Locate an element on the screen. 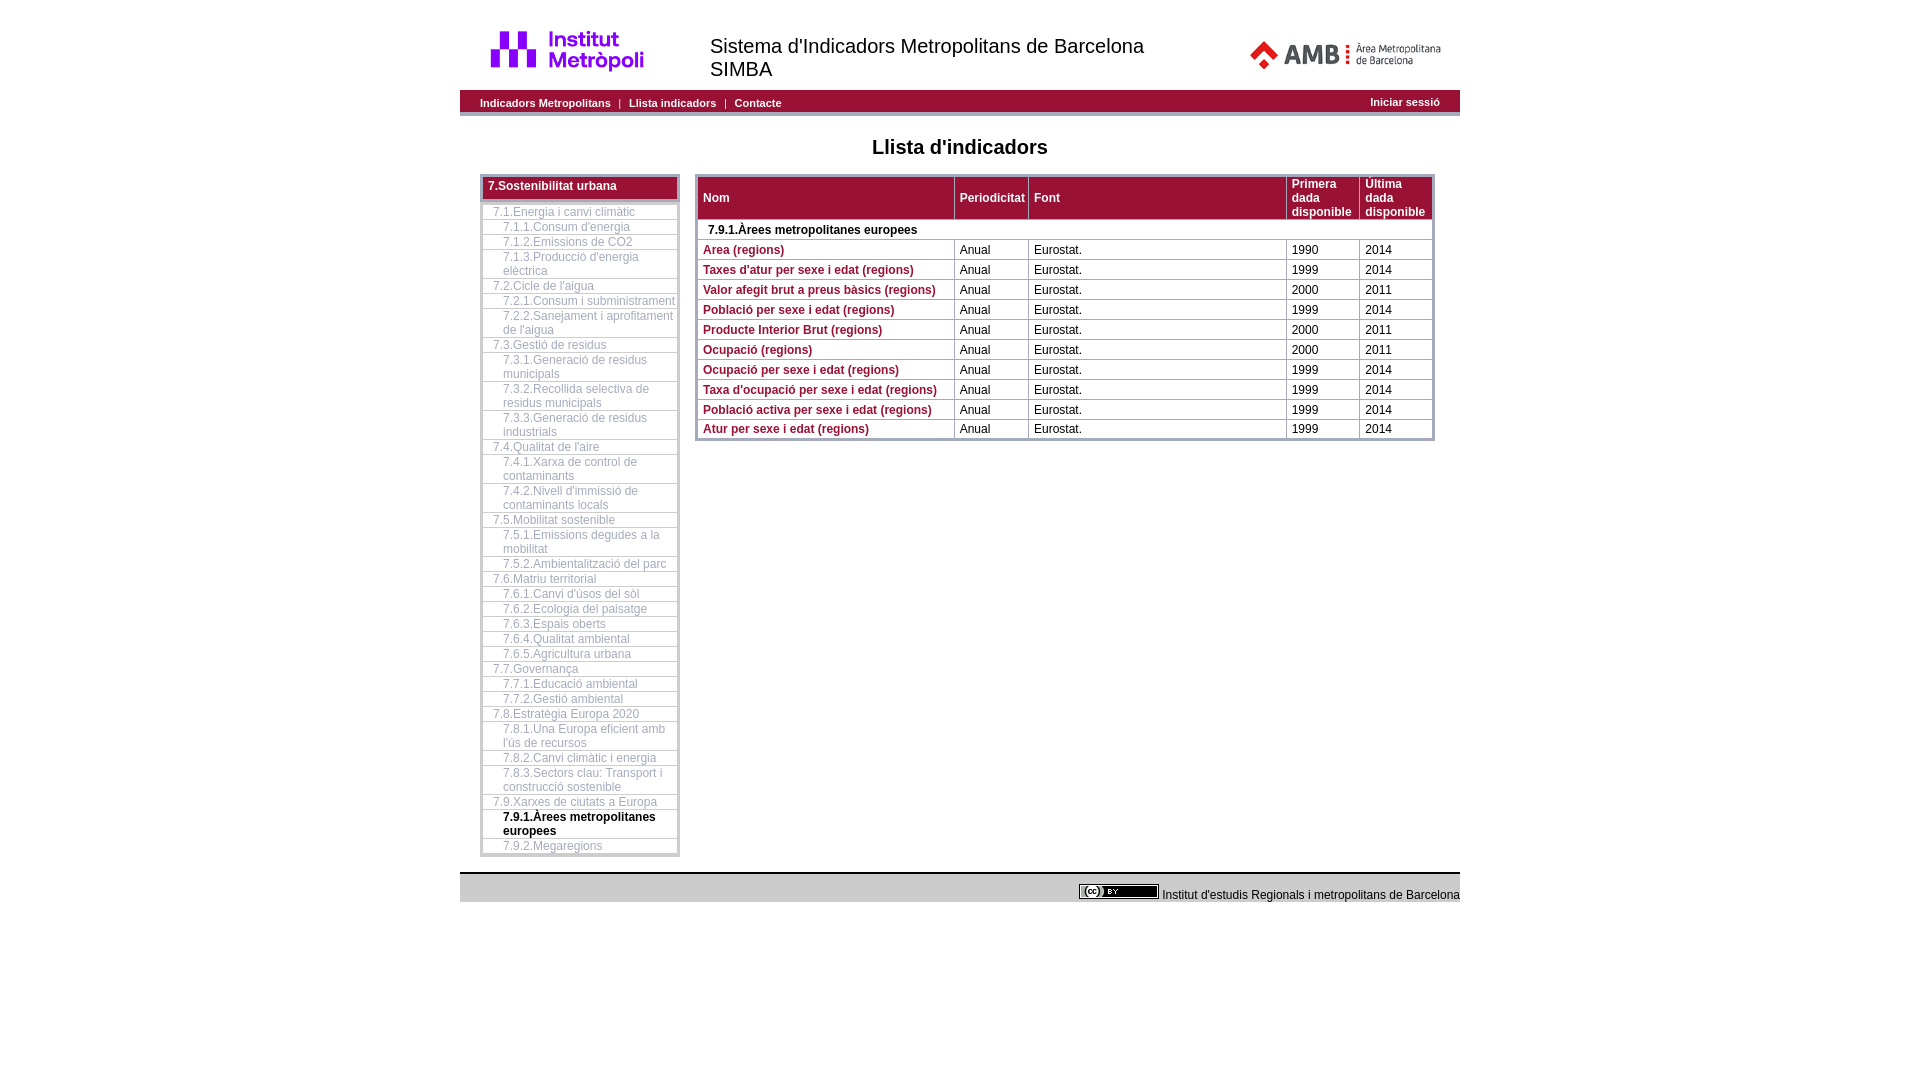 This screenshot has width=1920, height=1080. 'Contacte' is located at coordinates (757, 101).